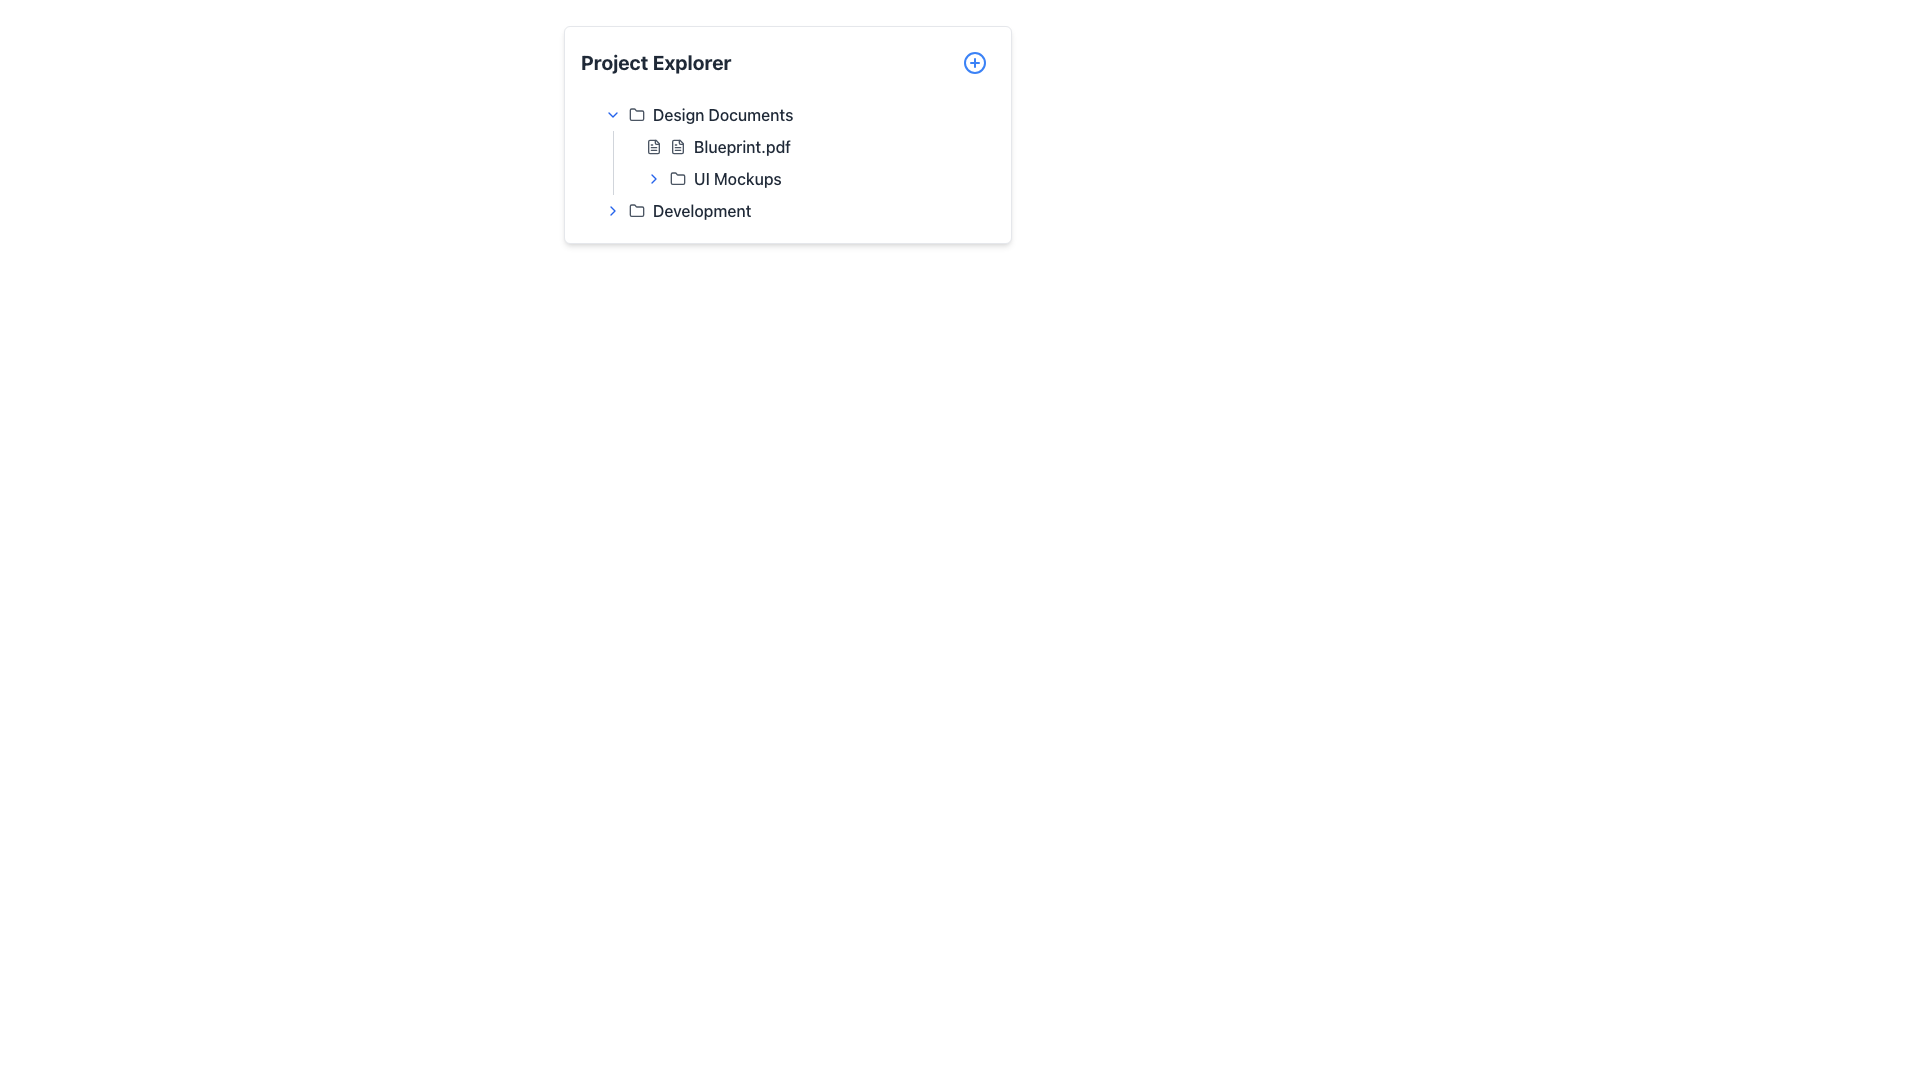 The height and width of the screenshot is (1080, 1920). What do you see at coordinates (653, 177) in the screenshot?
I see `the leftmost Chevron icon next to the 'UI Mockups' text to observe potential visual feedback` at bounding box center [653, 177].